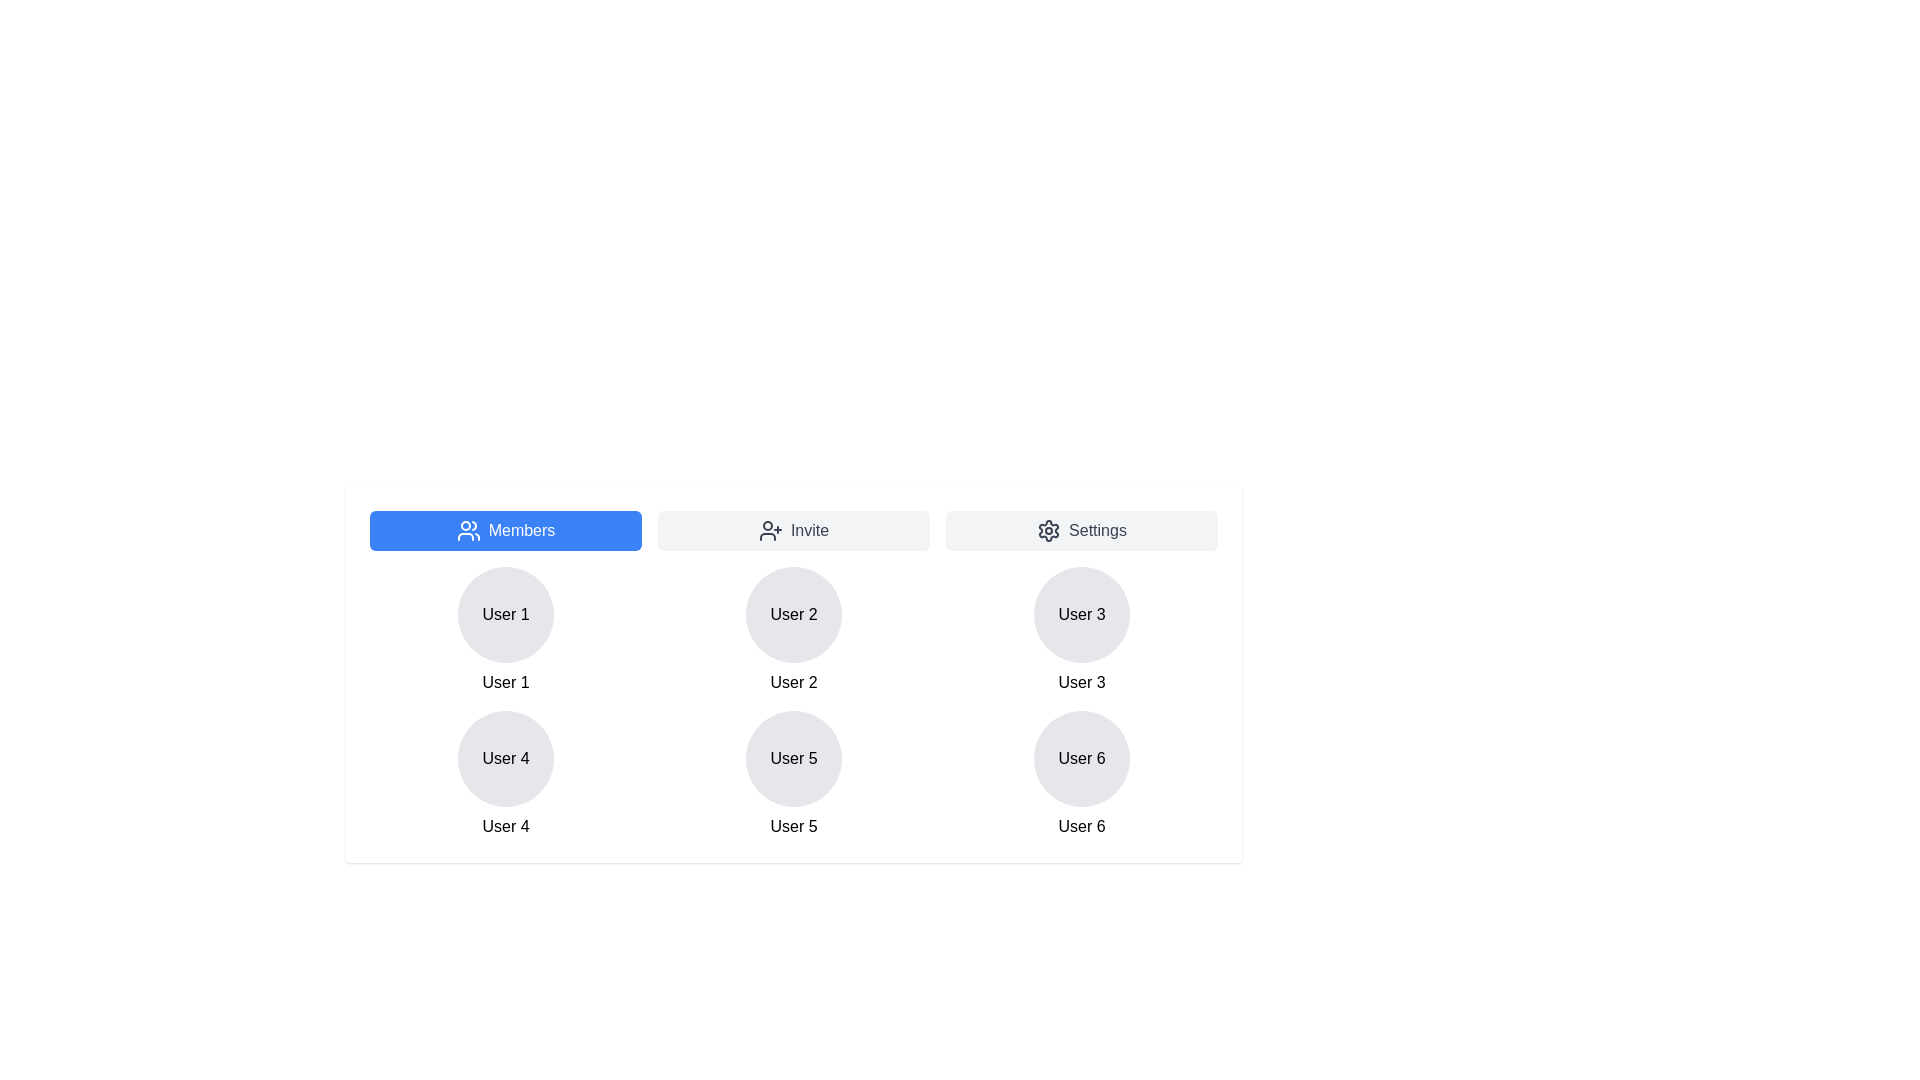  What do you see at coordinates (1080, 613) in the screenshot?
I see `the circular gray icon labeled 'User 3'` at bounding box center [1080, 613].